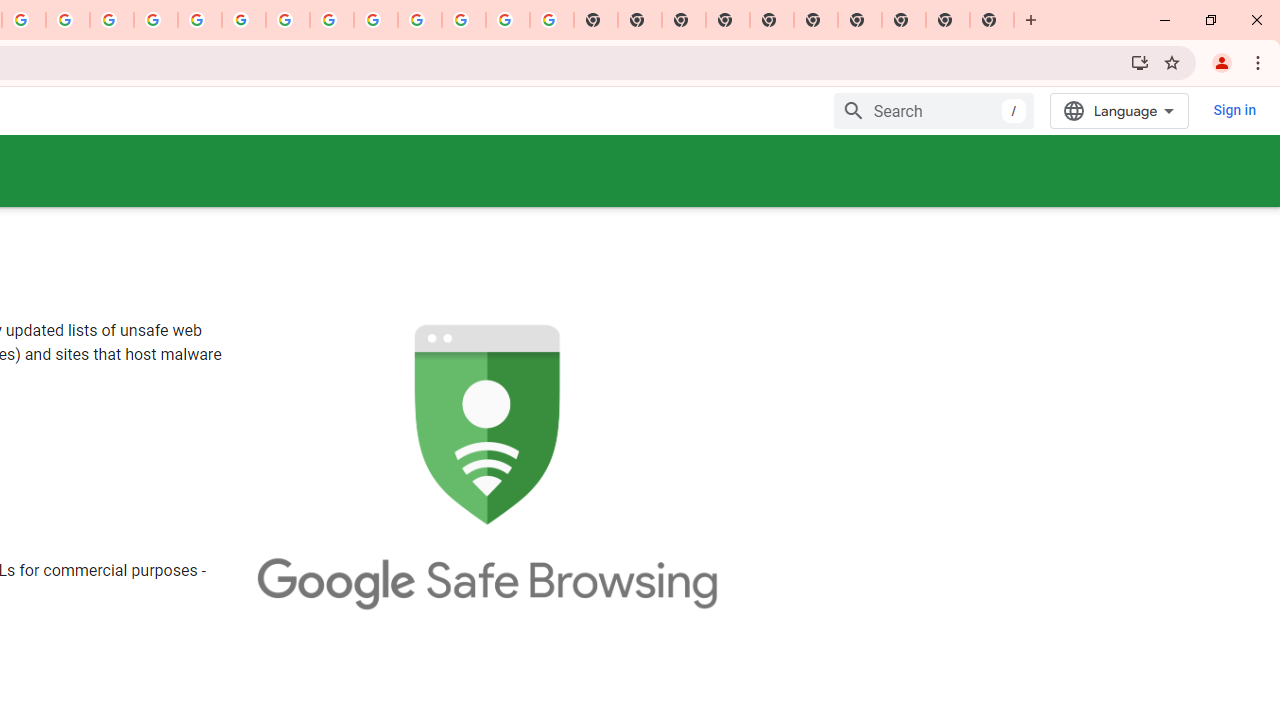  Describe the element at coordinates (1139, 61) in the screenshot. I see `'Install Google Developers'` at that location.